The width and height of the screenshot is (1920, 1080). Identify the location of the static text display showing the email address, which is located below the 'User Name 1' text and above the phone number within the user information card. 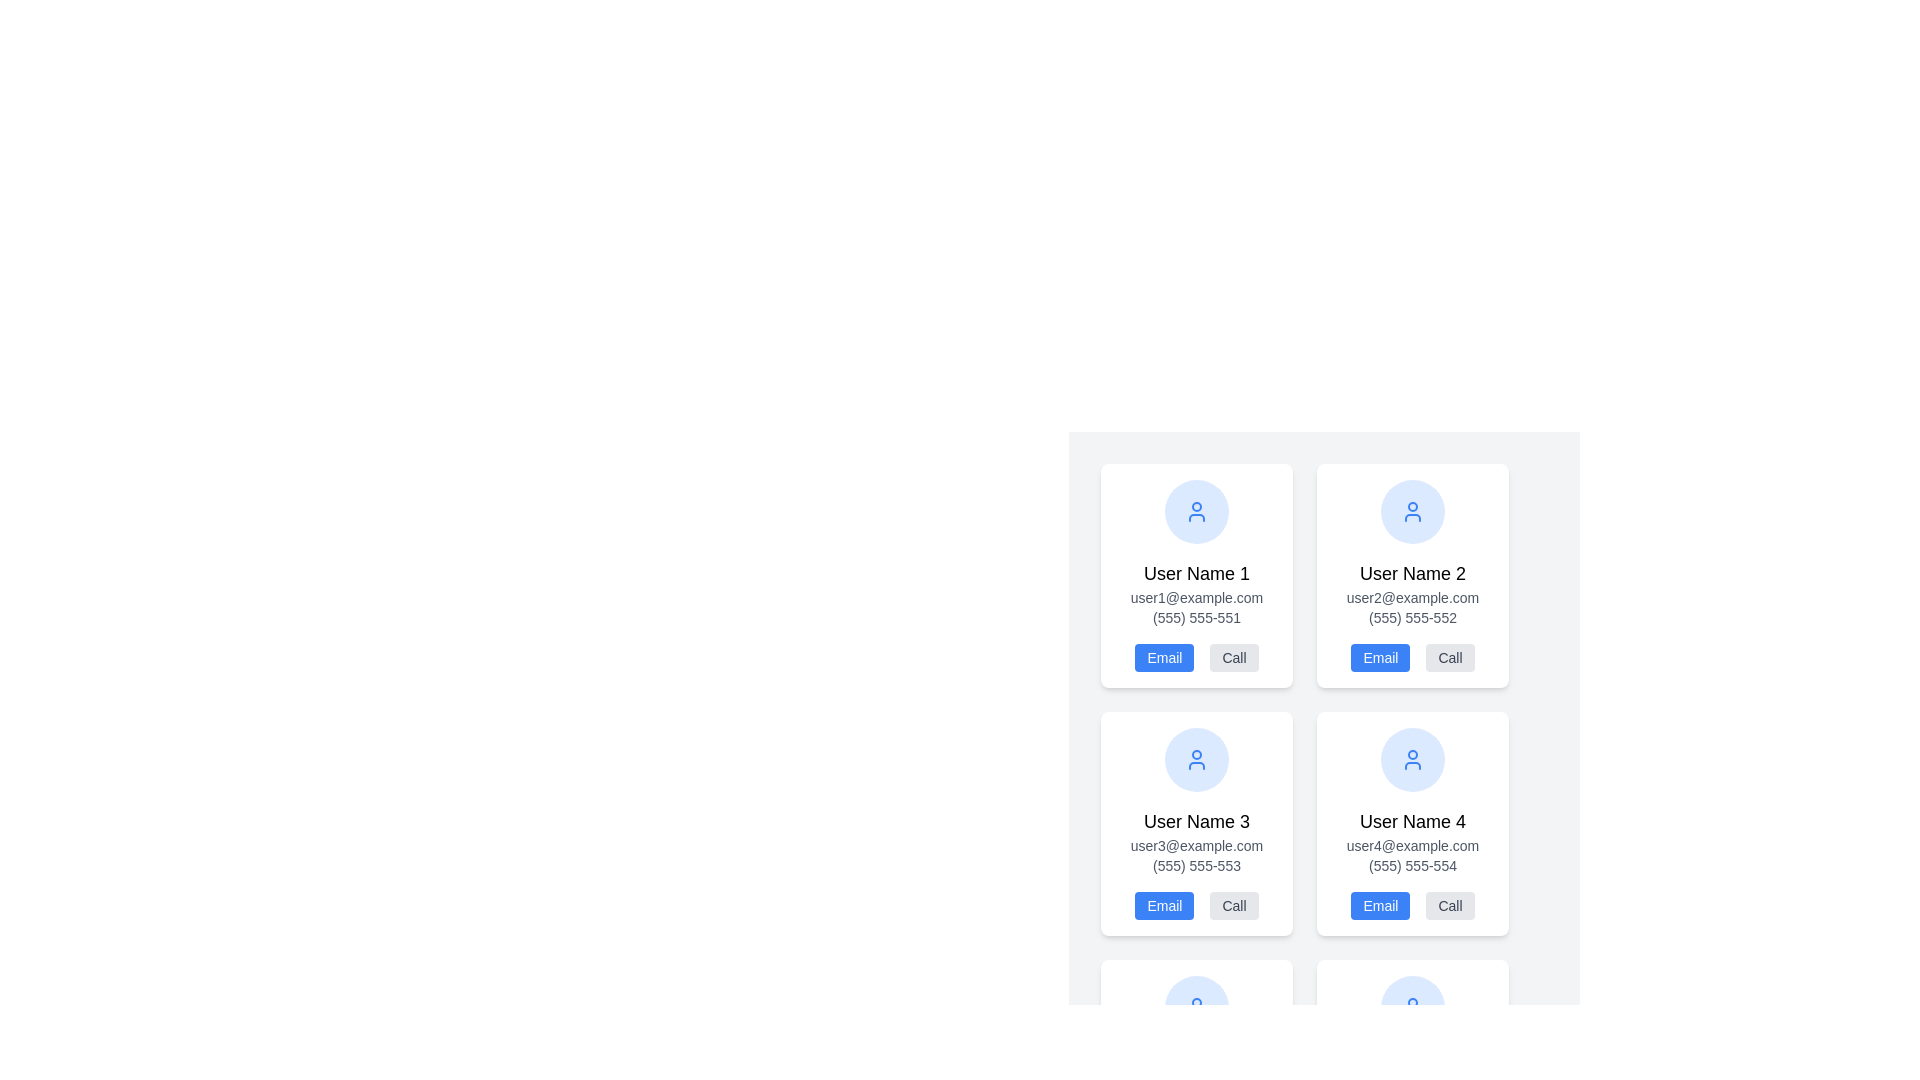
(1196, 596).